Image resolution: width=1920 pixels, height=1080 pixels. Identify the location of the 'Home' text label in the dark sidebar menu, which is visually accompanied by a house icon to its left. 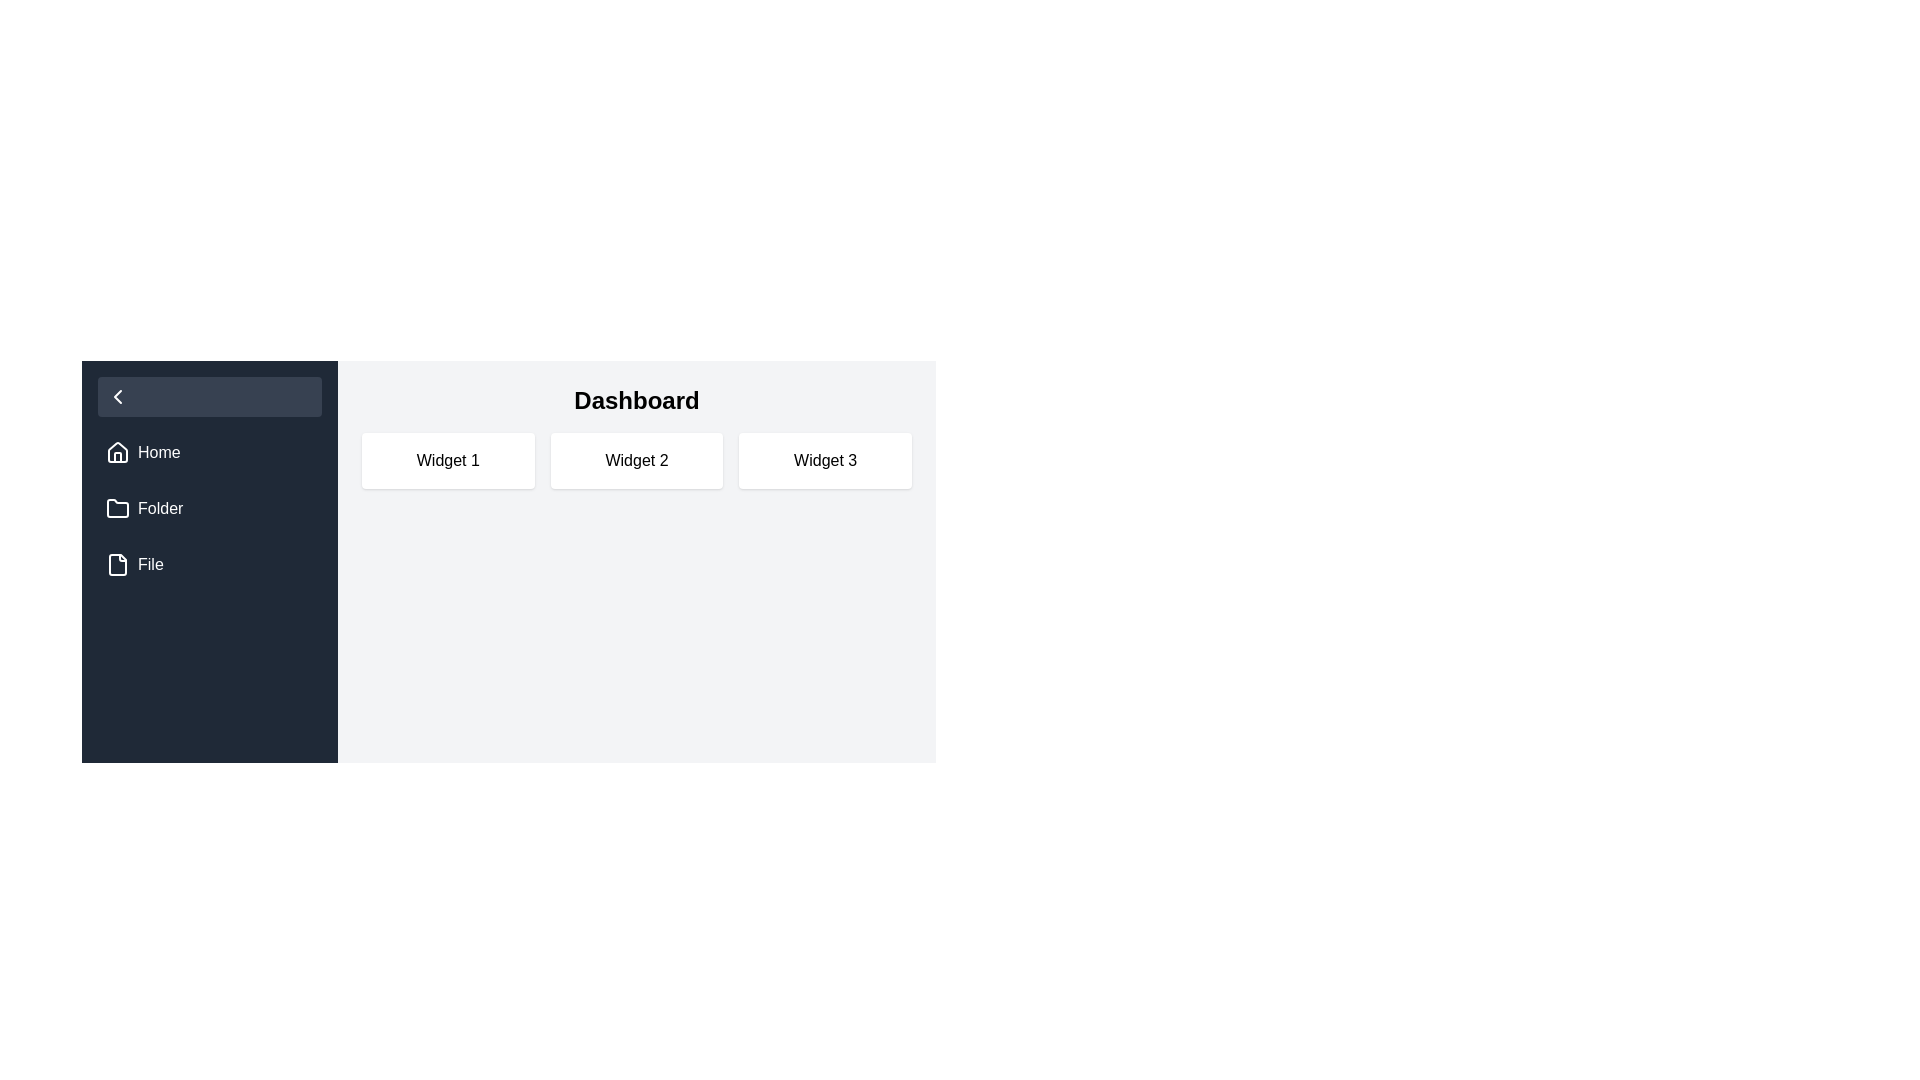
(158, 452).